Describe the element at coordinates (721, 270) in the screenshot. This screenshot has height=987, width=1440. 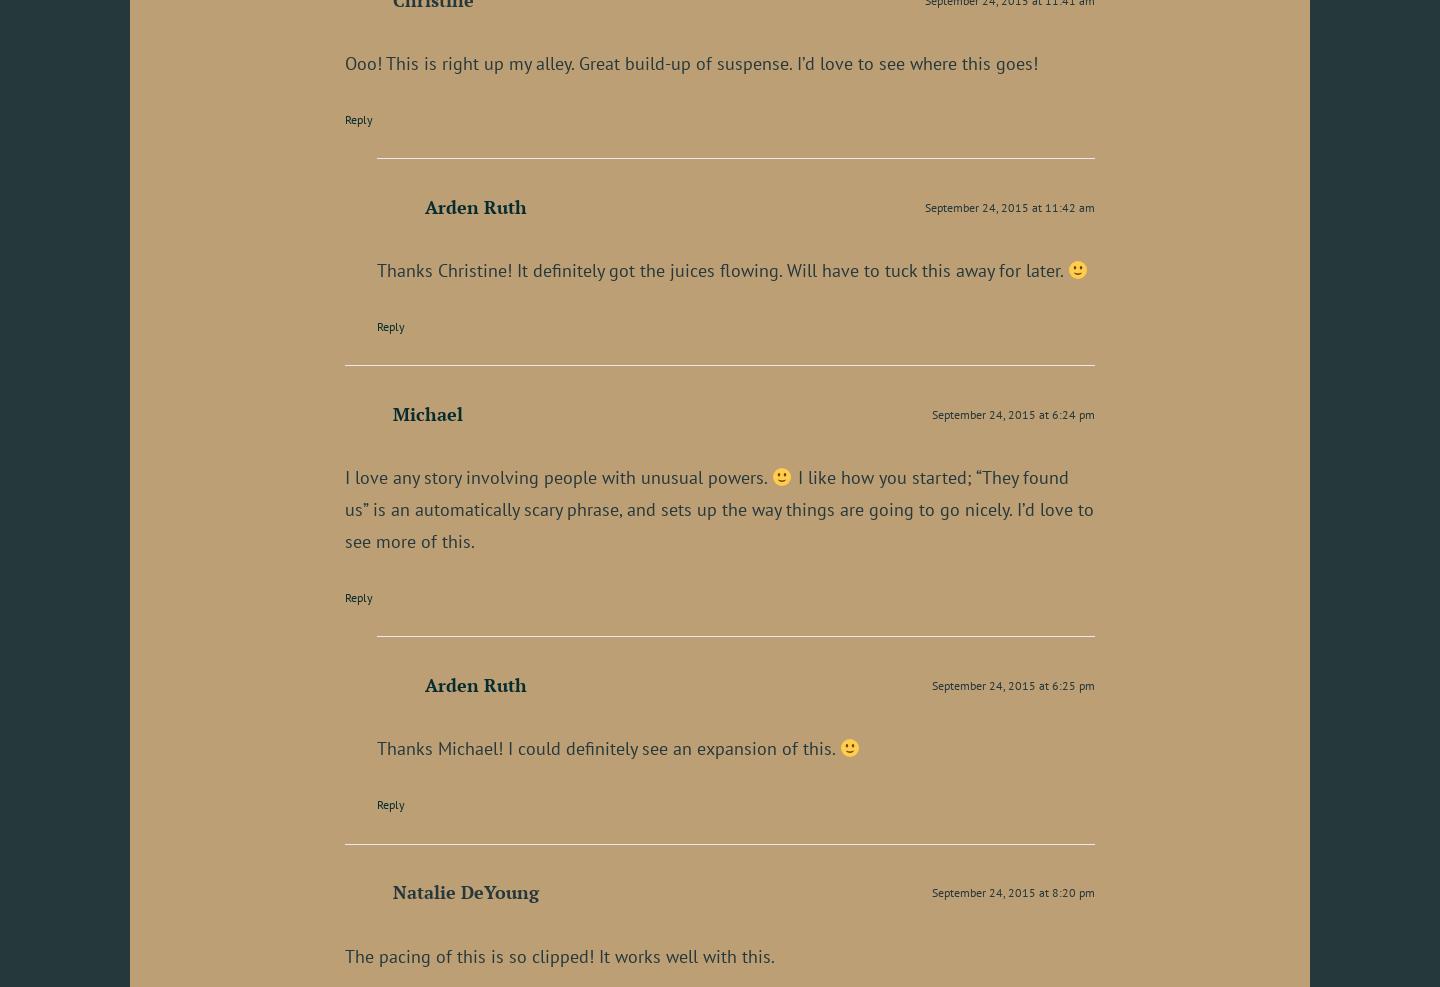
I see `'Thanks Christine! It definitely got the juices flowing. Will have to tuck this away for later.'` at that location.